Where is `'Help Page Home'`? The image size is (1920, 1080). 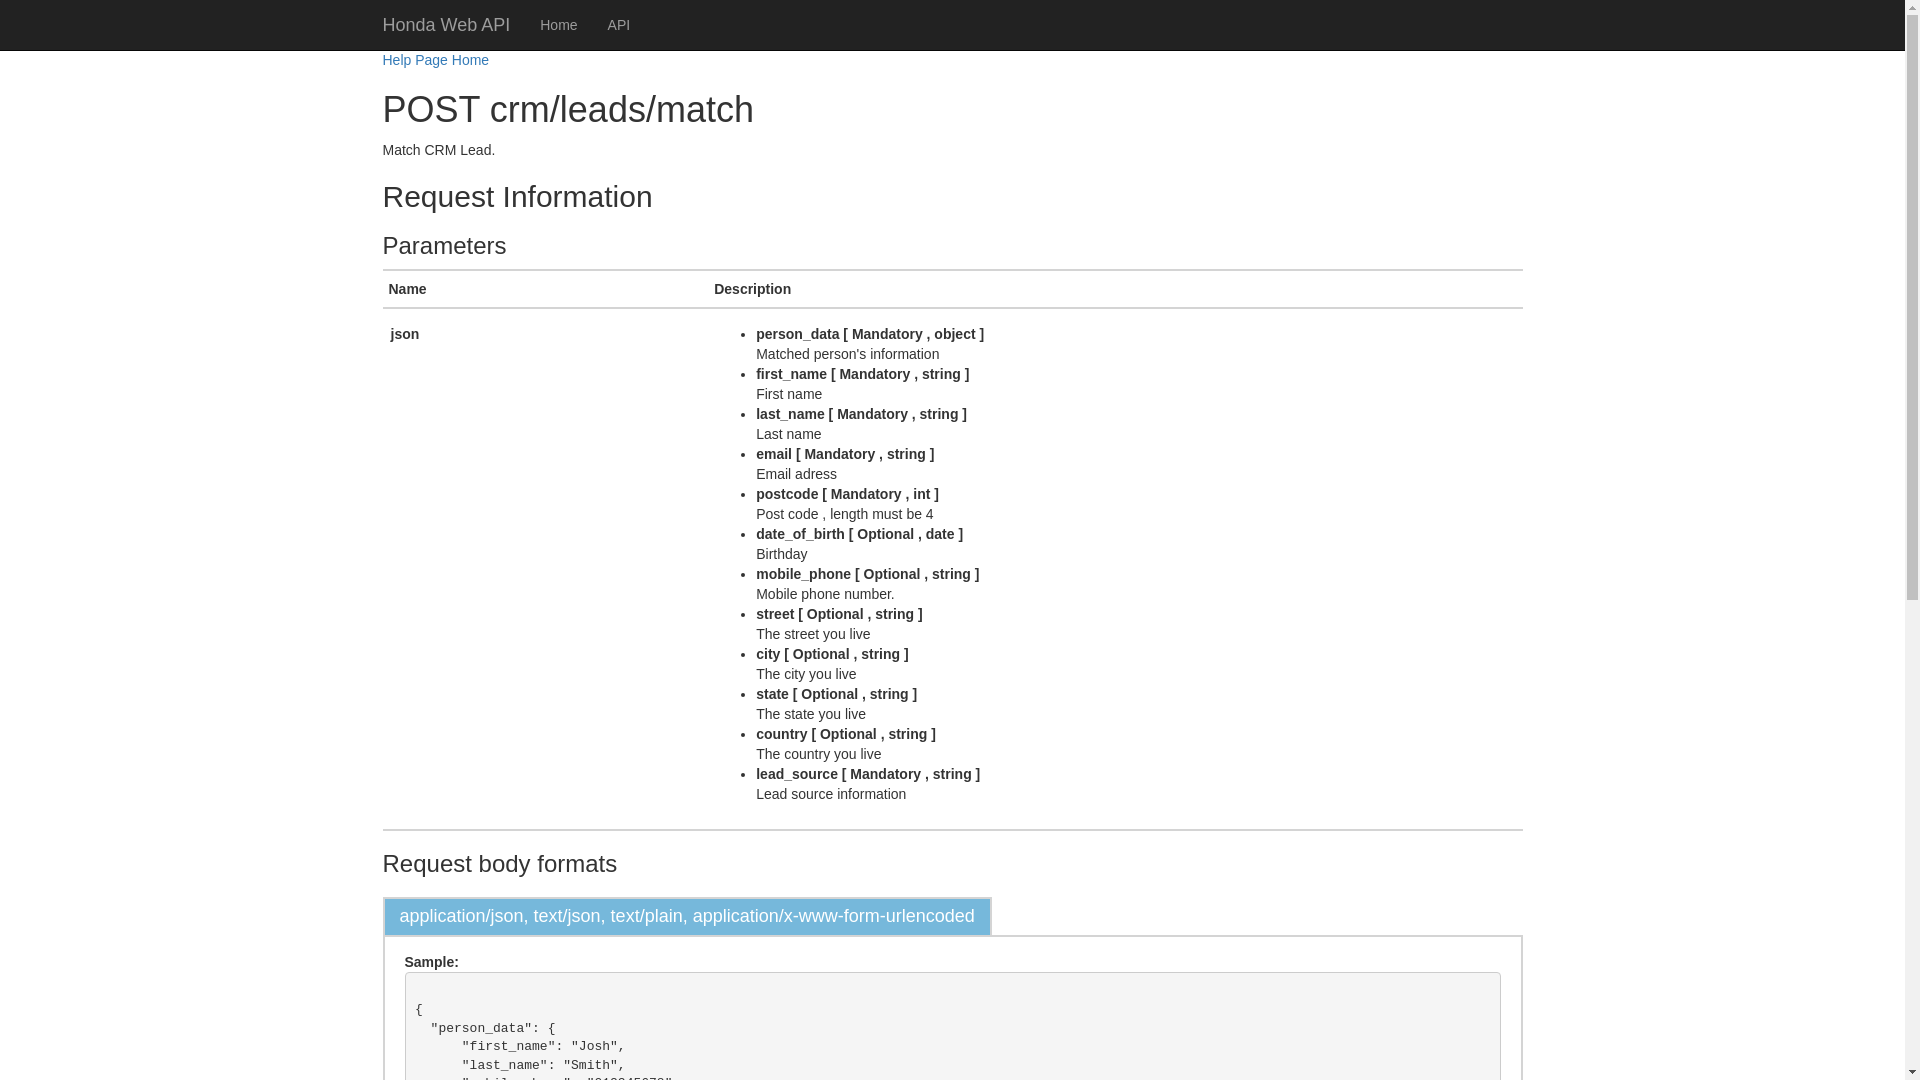
'Help Page Home' is located at coordinates (434, 59).